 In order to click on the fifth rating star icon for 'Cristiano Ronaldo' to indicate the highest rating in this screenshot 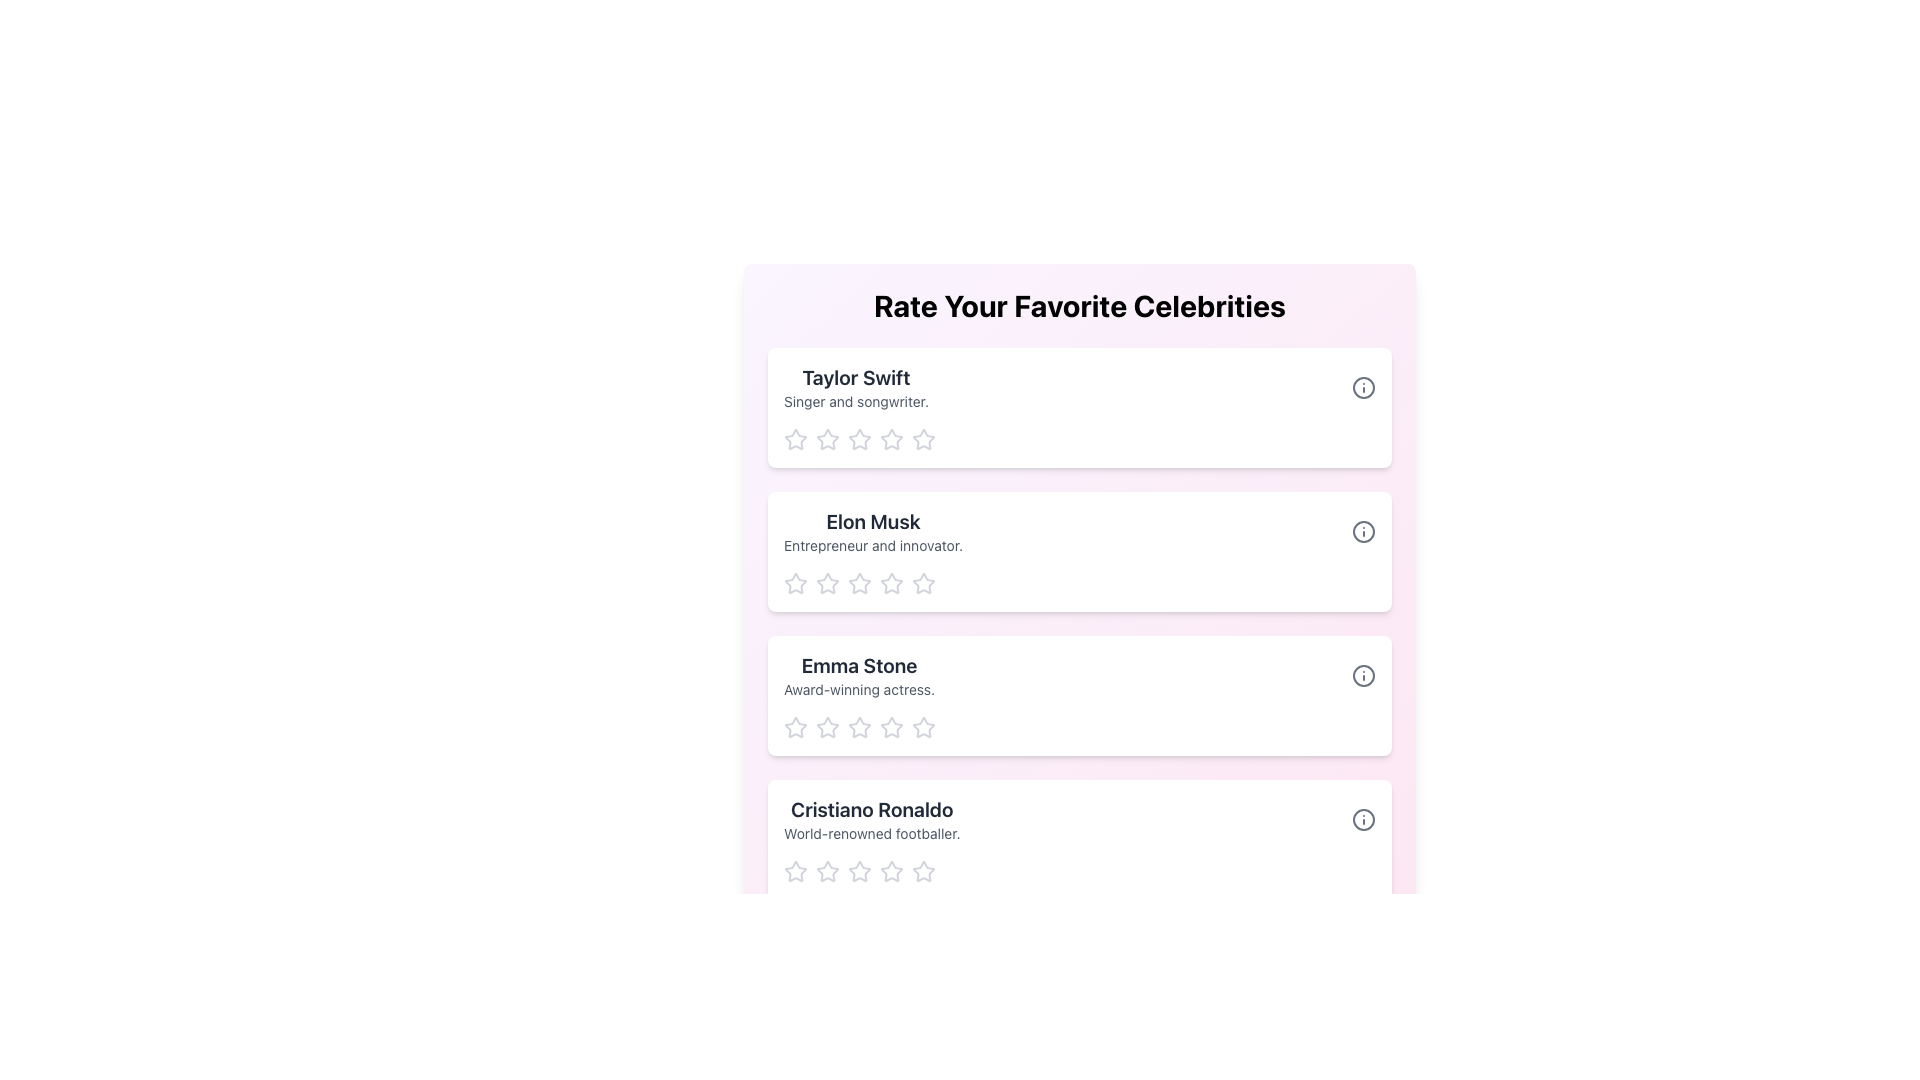, I will do `click(923, 870)`.